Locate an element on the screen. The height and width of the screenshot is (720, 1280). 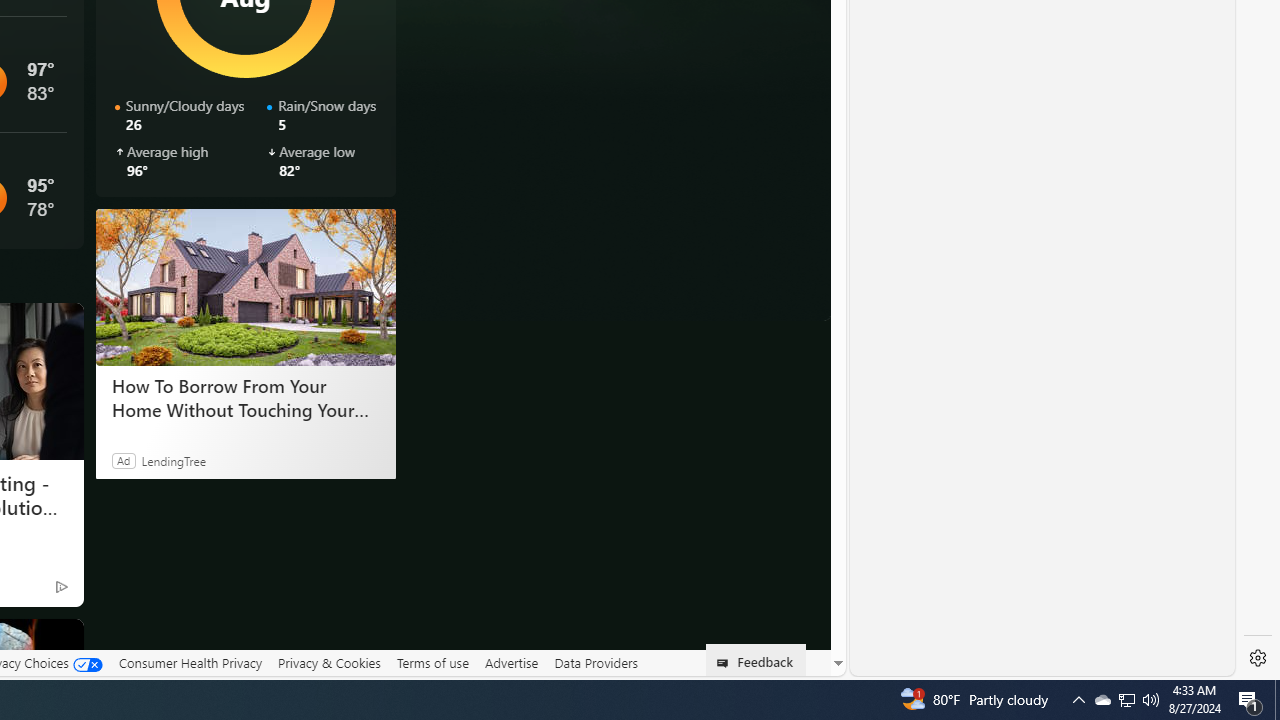
'Data Providers' is located at coordinates (594, 663).